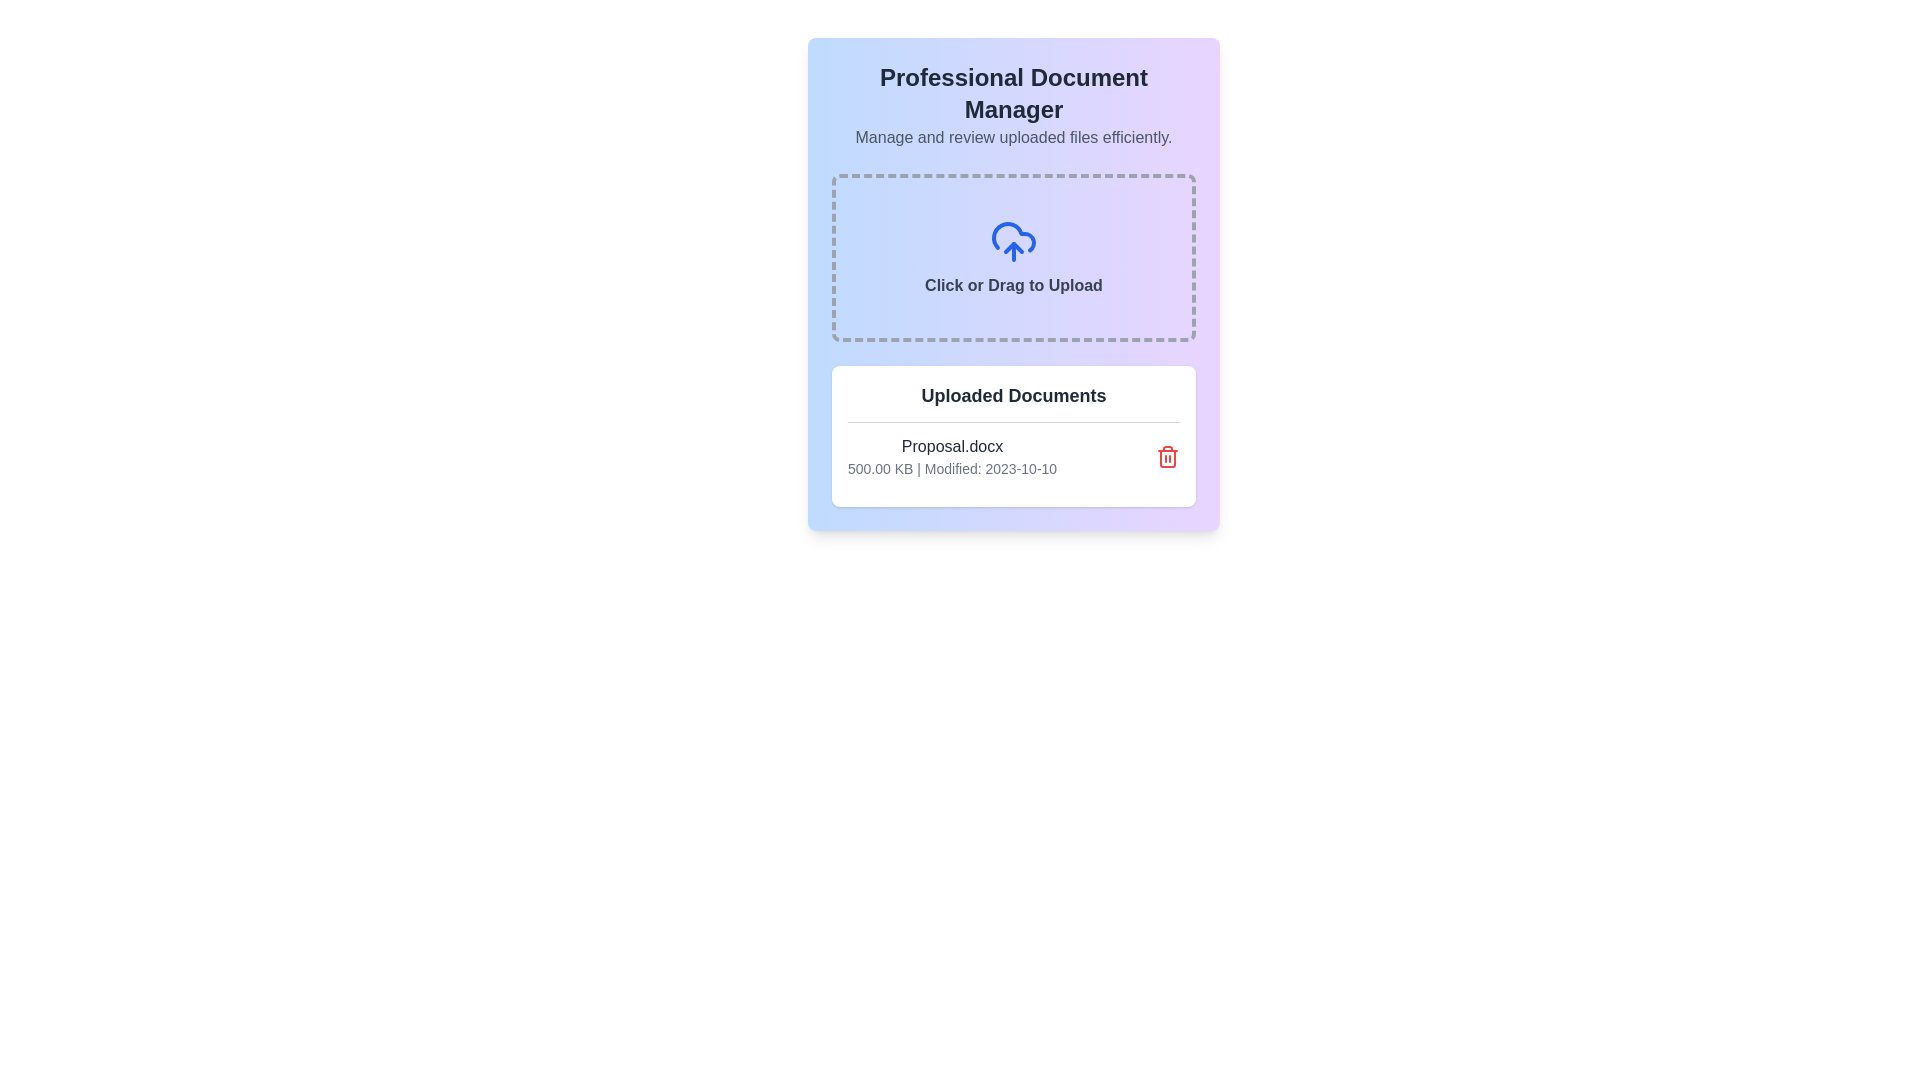  Describe the element at coordinates (1013, 456) in the screenshot. I see `the document entry representing 'Proposal.docx'` at that location.